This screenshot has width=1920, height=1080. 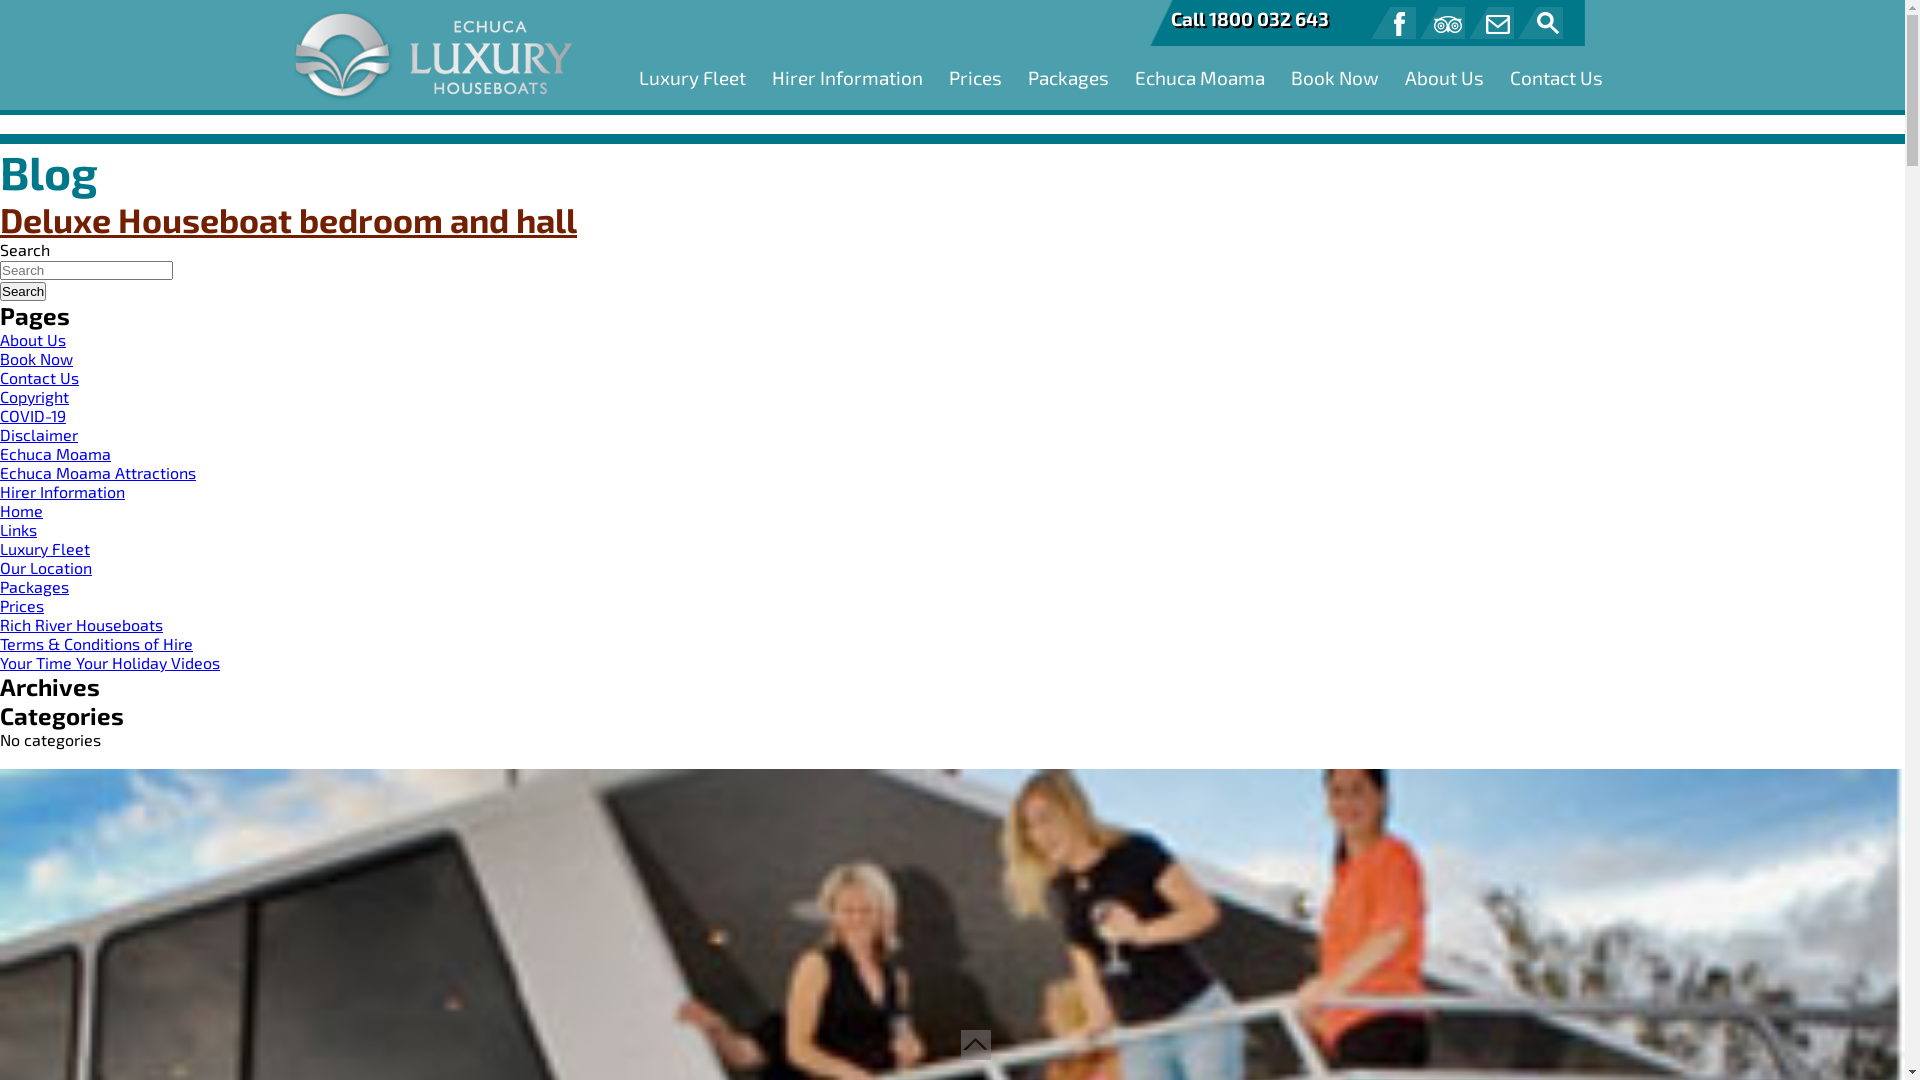 What do you see at coordinates (969, 76) in the screenshot?
I see `'Prices'` at bounding box center [969, 76].